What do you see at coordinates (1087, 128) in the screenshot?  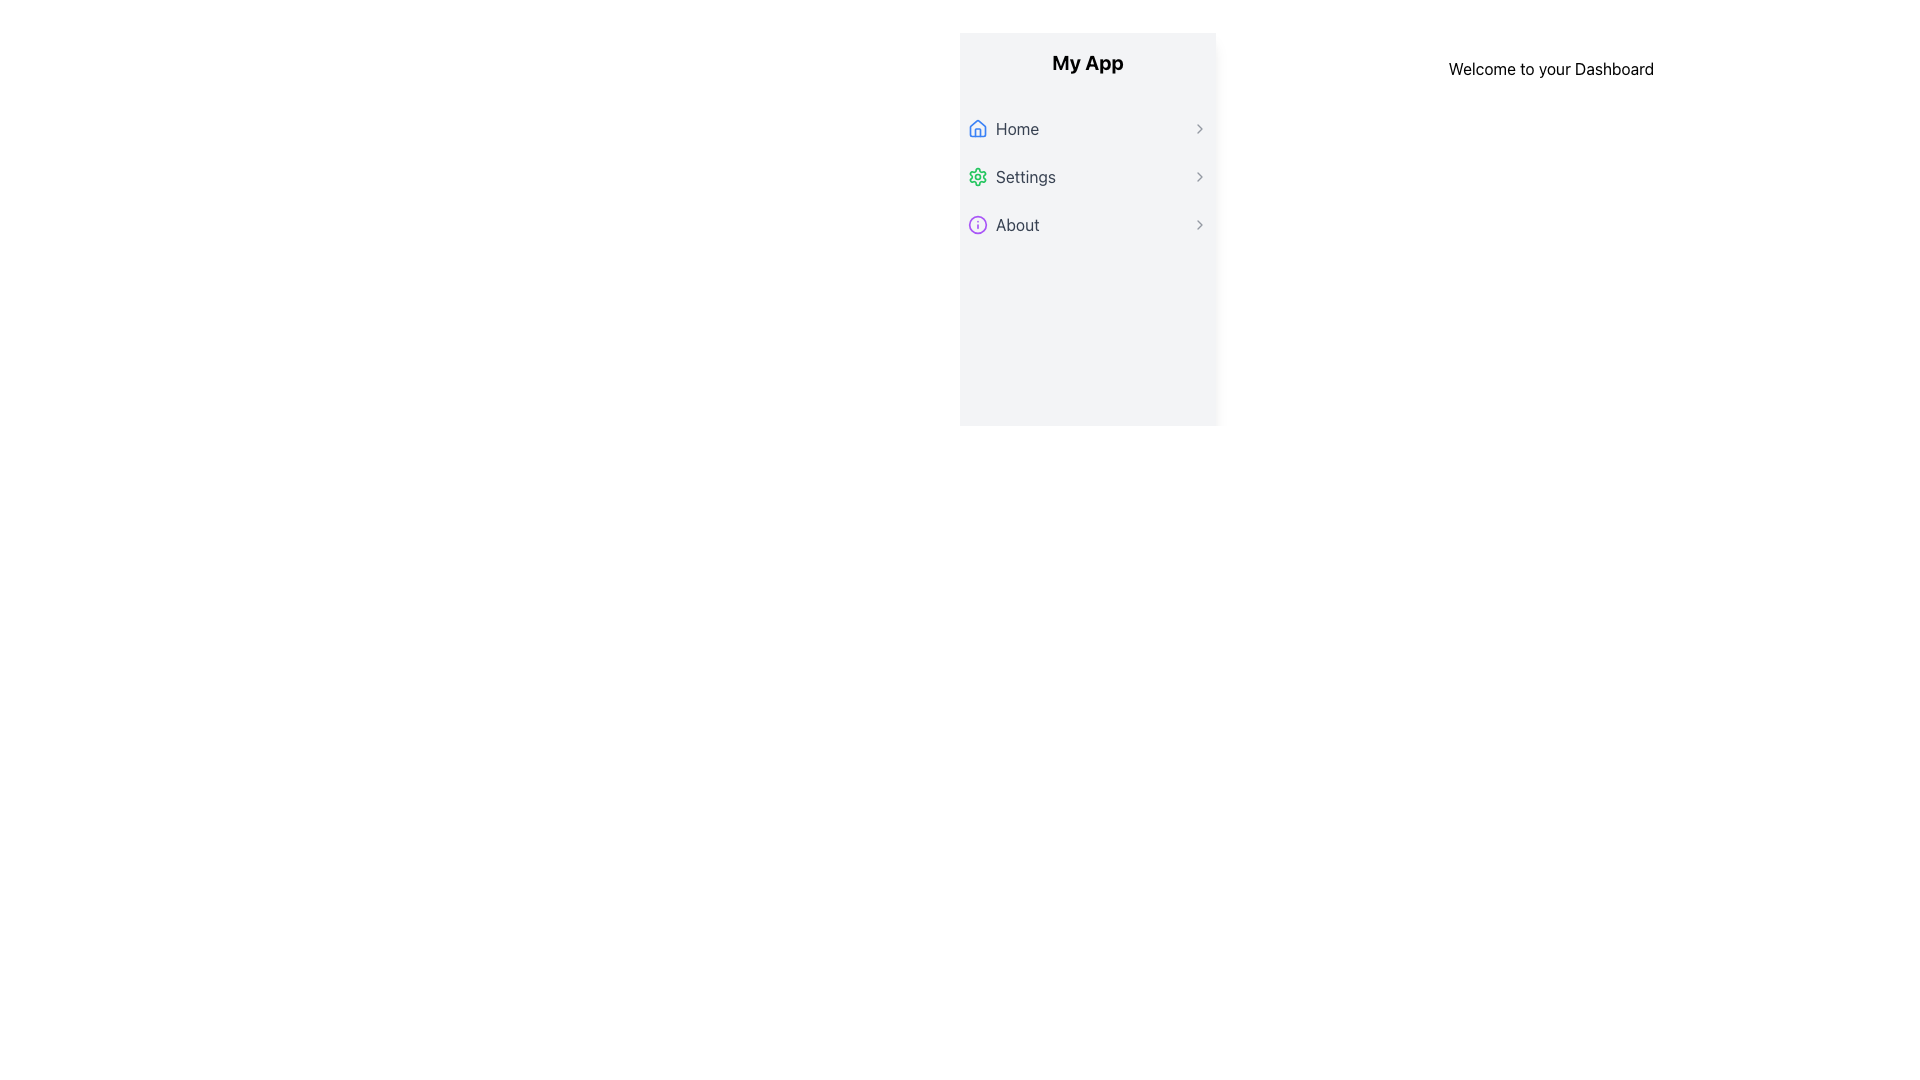 I see `the Navigation link that directs users to the Home section of the application, which is the first item in the vertical navigation menu` at bounding box center [1087, 128].